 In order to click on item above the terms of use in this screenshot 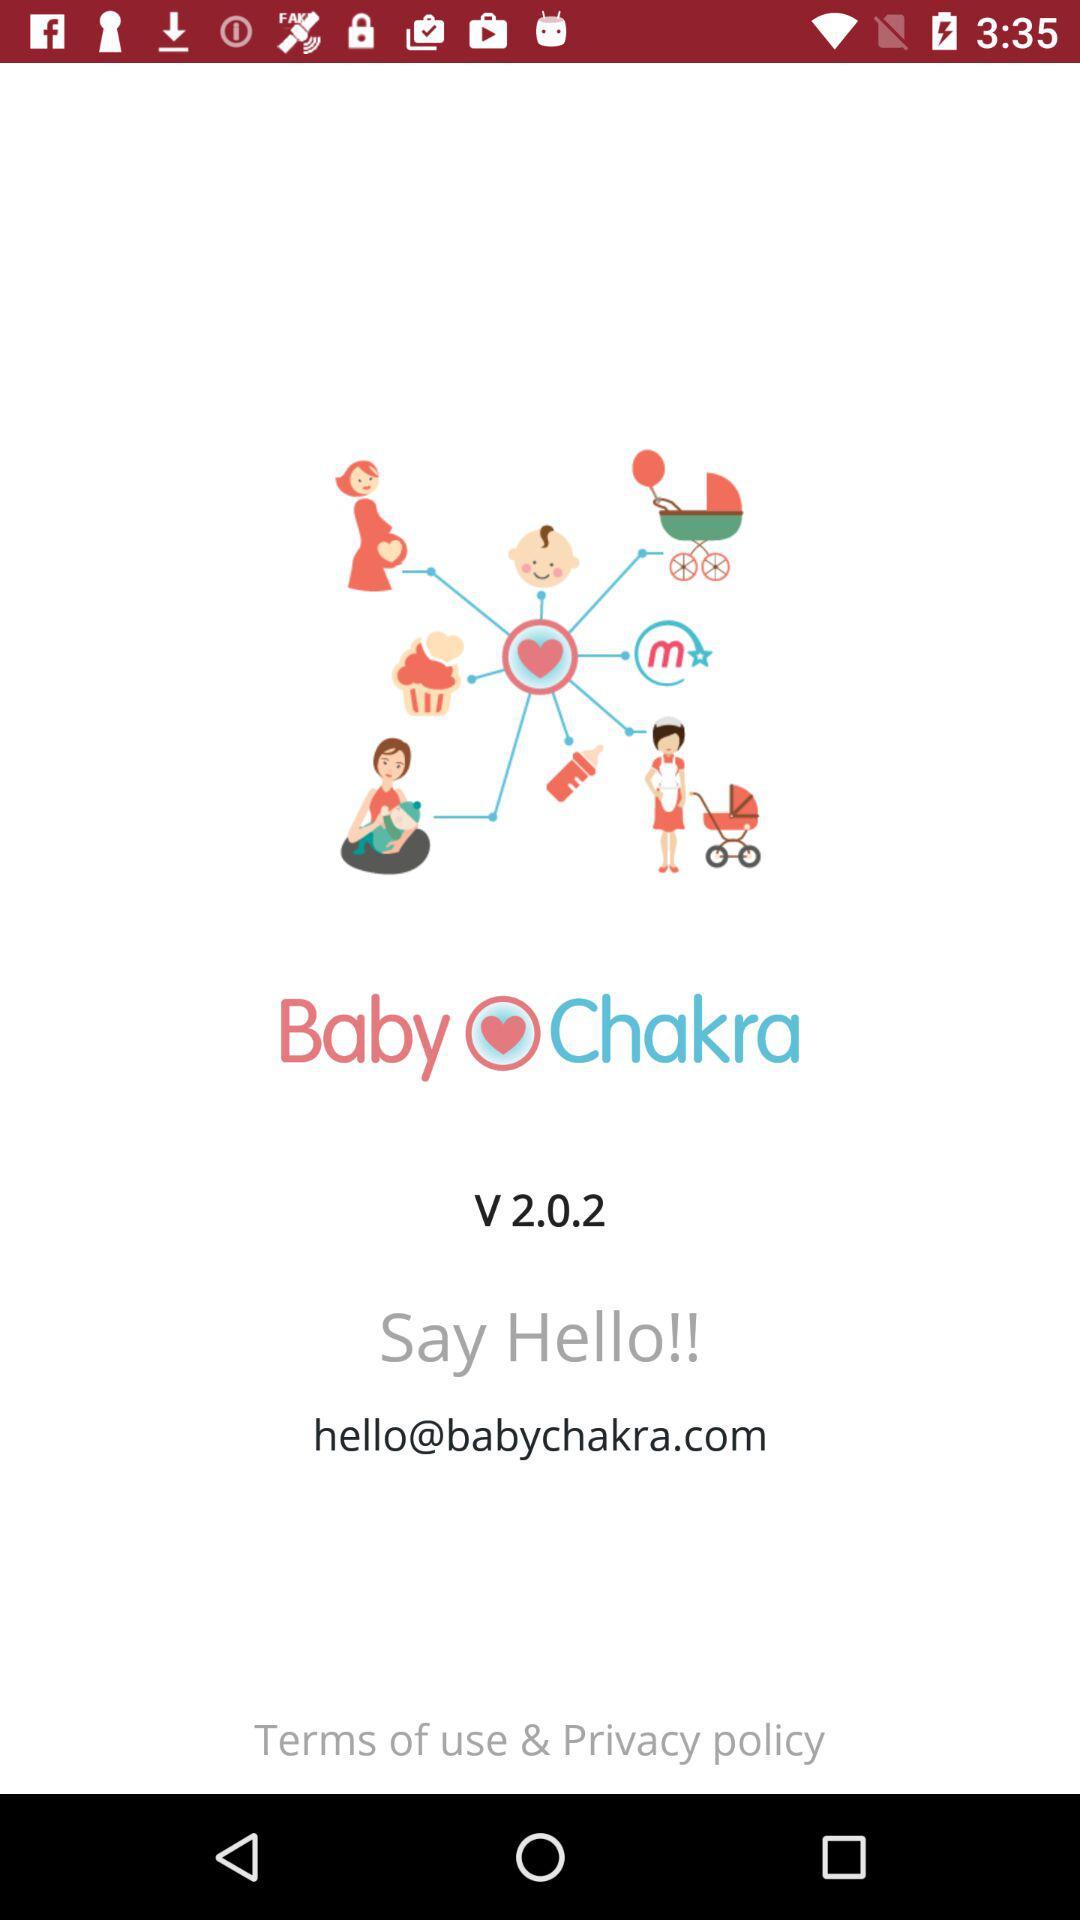, I will do `click(540, 1433)`.